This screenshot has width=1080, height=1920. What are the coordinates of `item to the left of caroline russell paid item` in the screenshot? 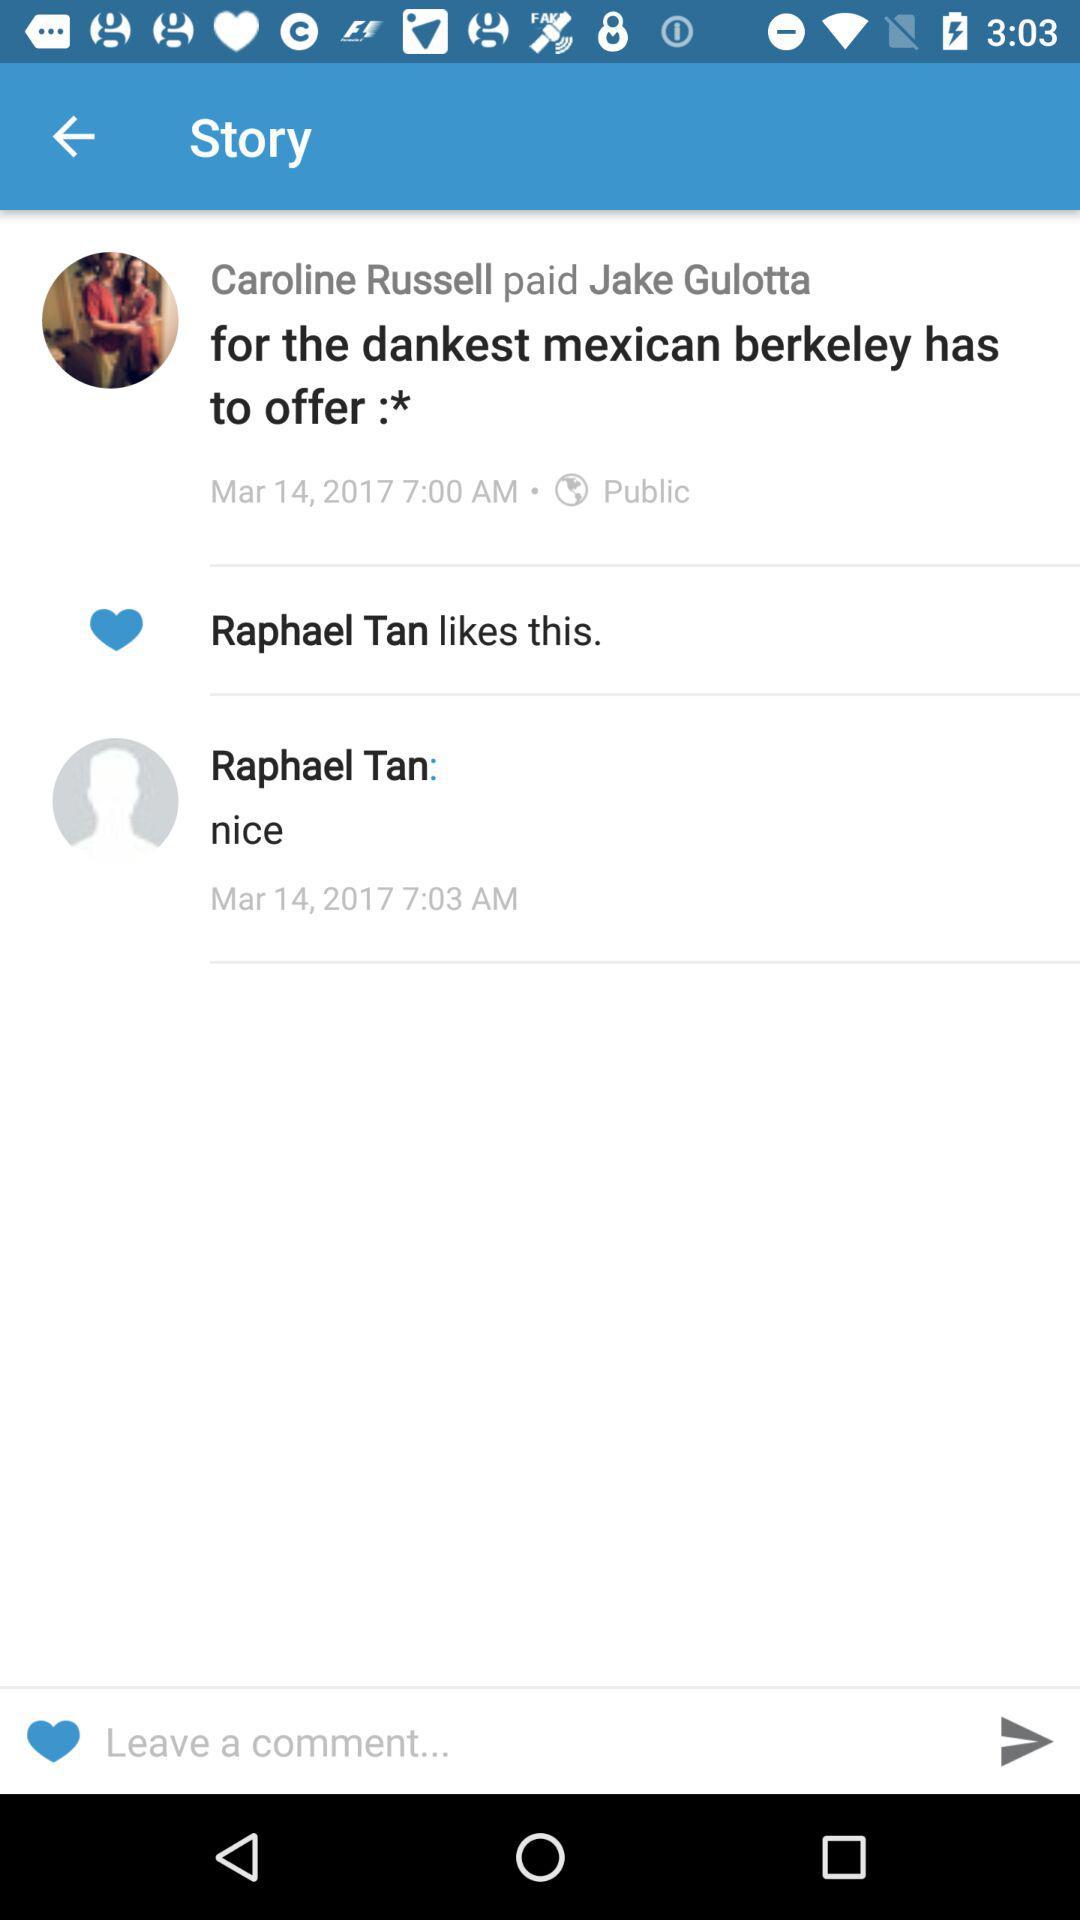 It's located at (110, 320).